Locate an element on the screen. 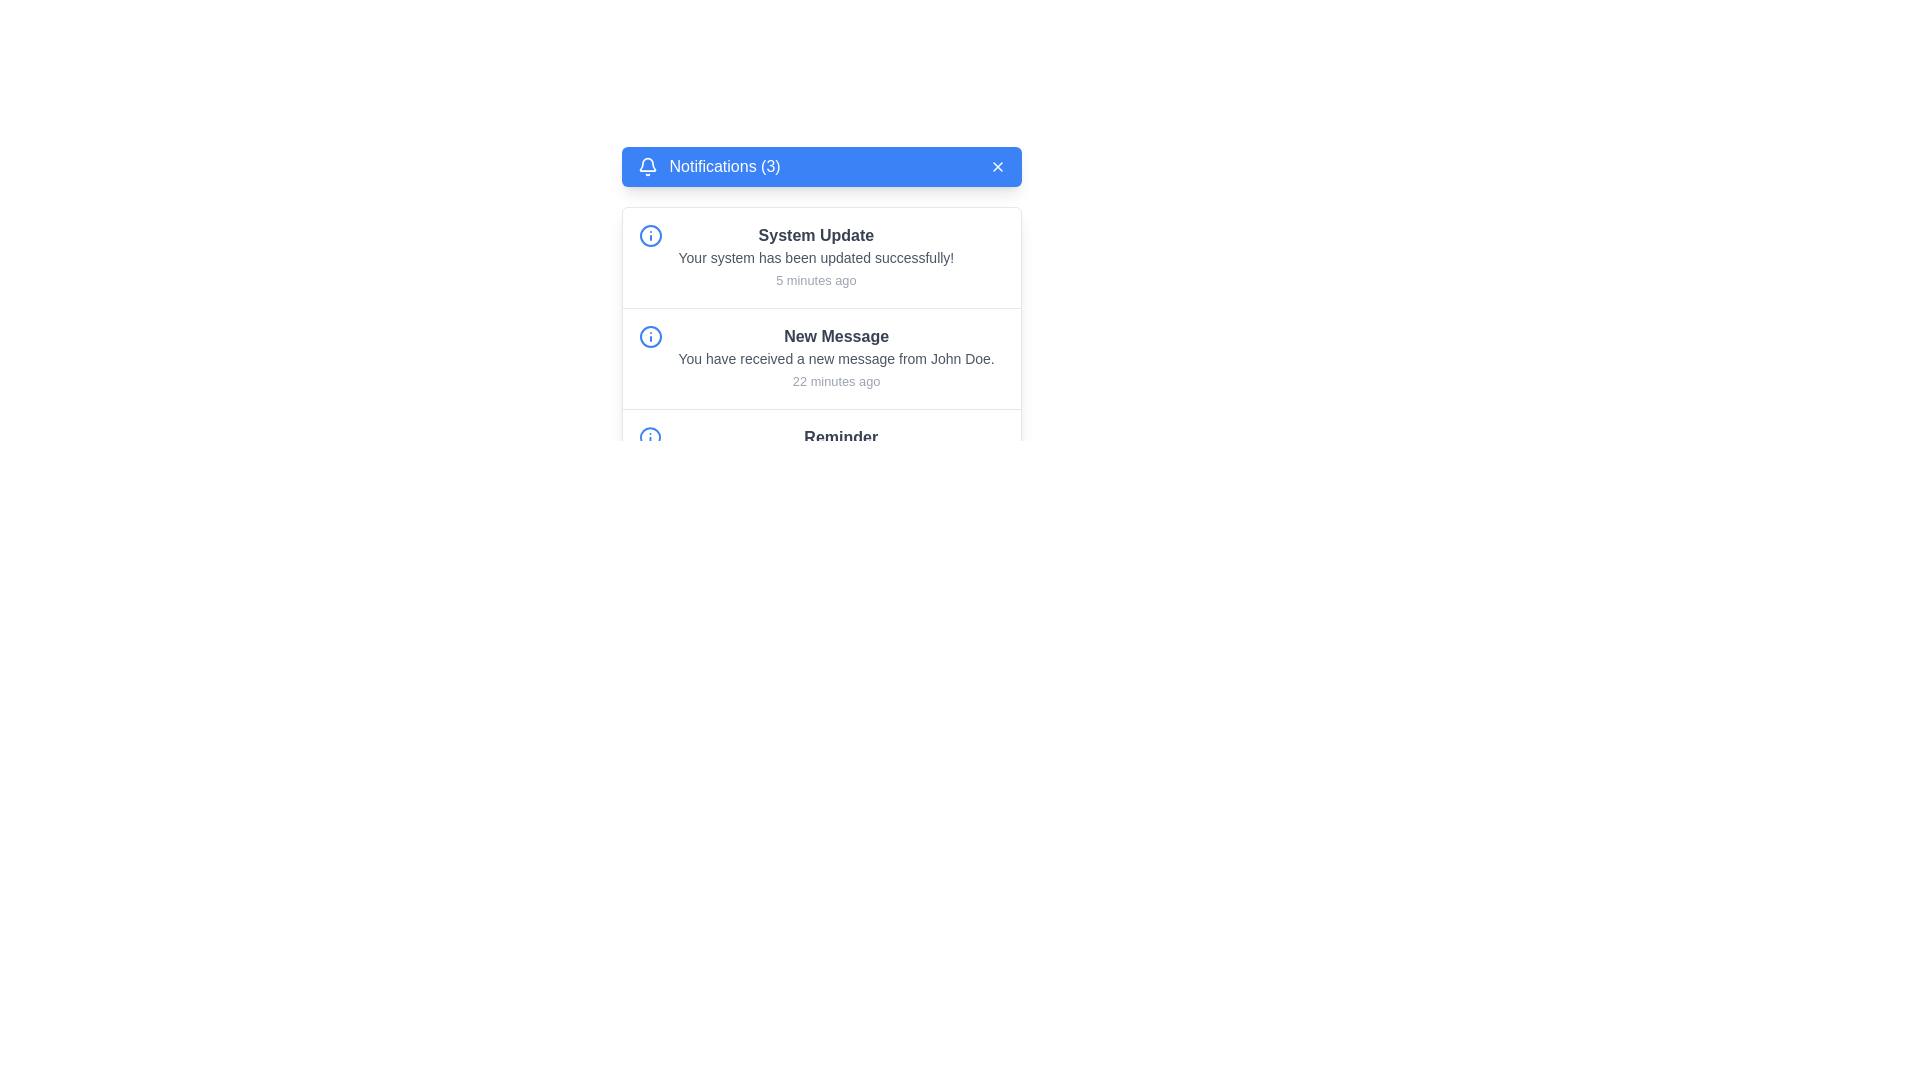  the 'X' icon button located at the far right end of the blue header bar is located at coordinates (997, 165).